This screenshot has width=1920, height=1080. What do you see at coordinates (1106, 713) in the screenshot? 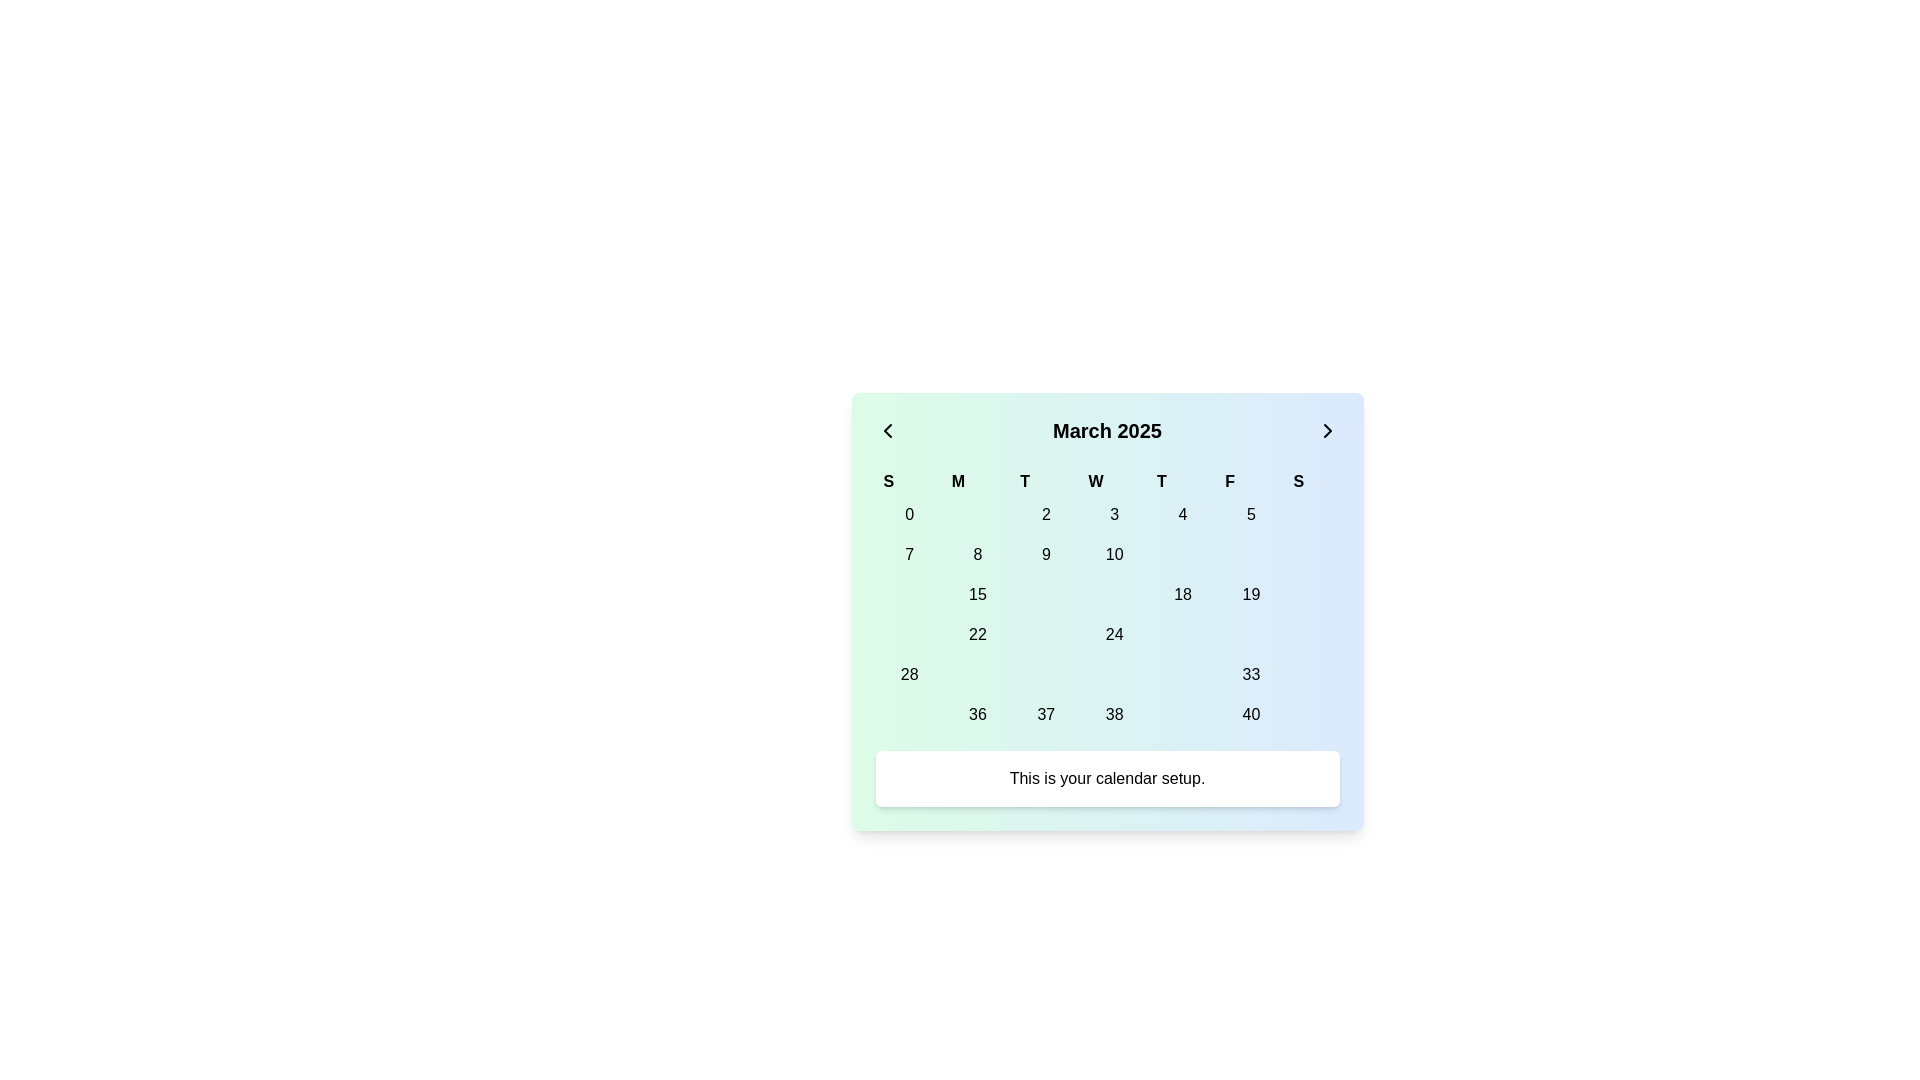
I see `static text displaying the number '38', which is centrally aligned among the numbers '36', '37', and '40' in the calendar widget` at bounding box center [1106, 713].